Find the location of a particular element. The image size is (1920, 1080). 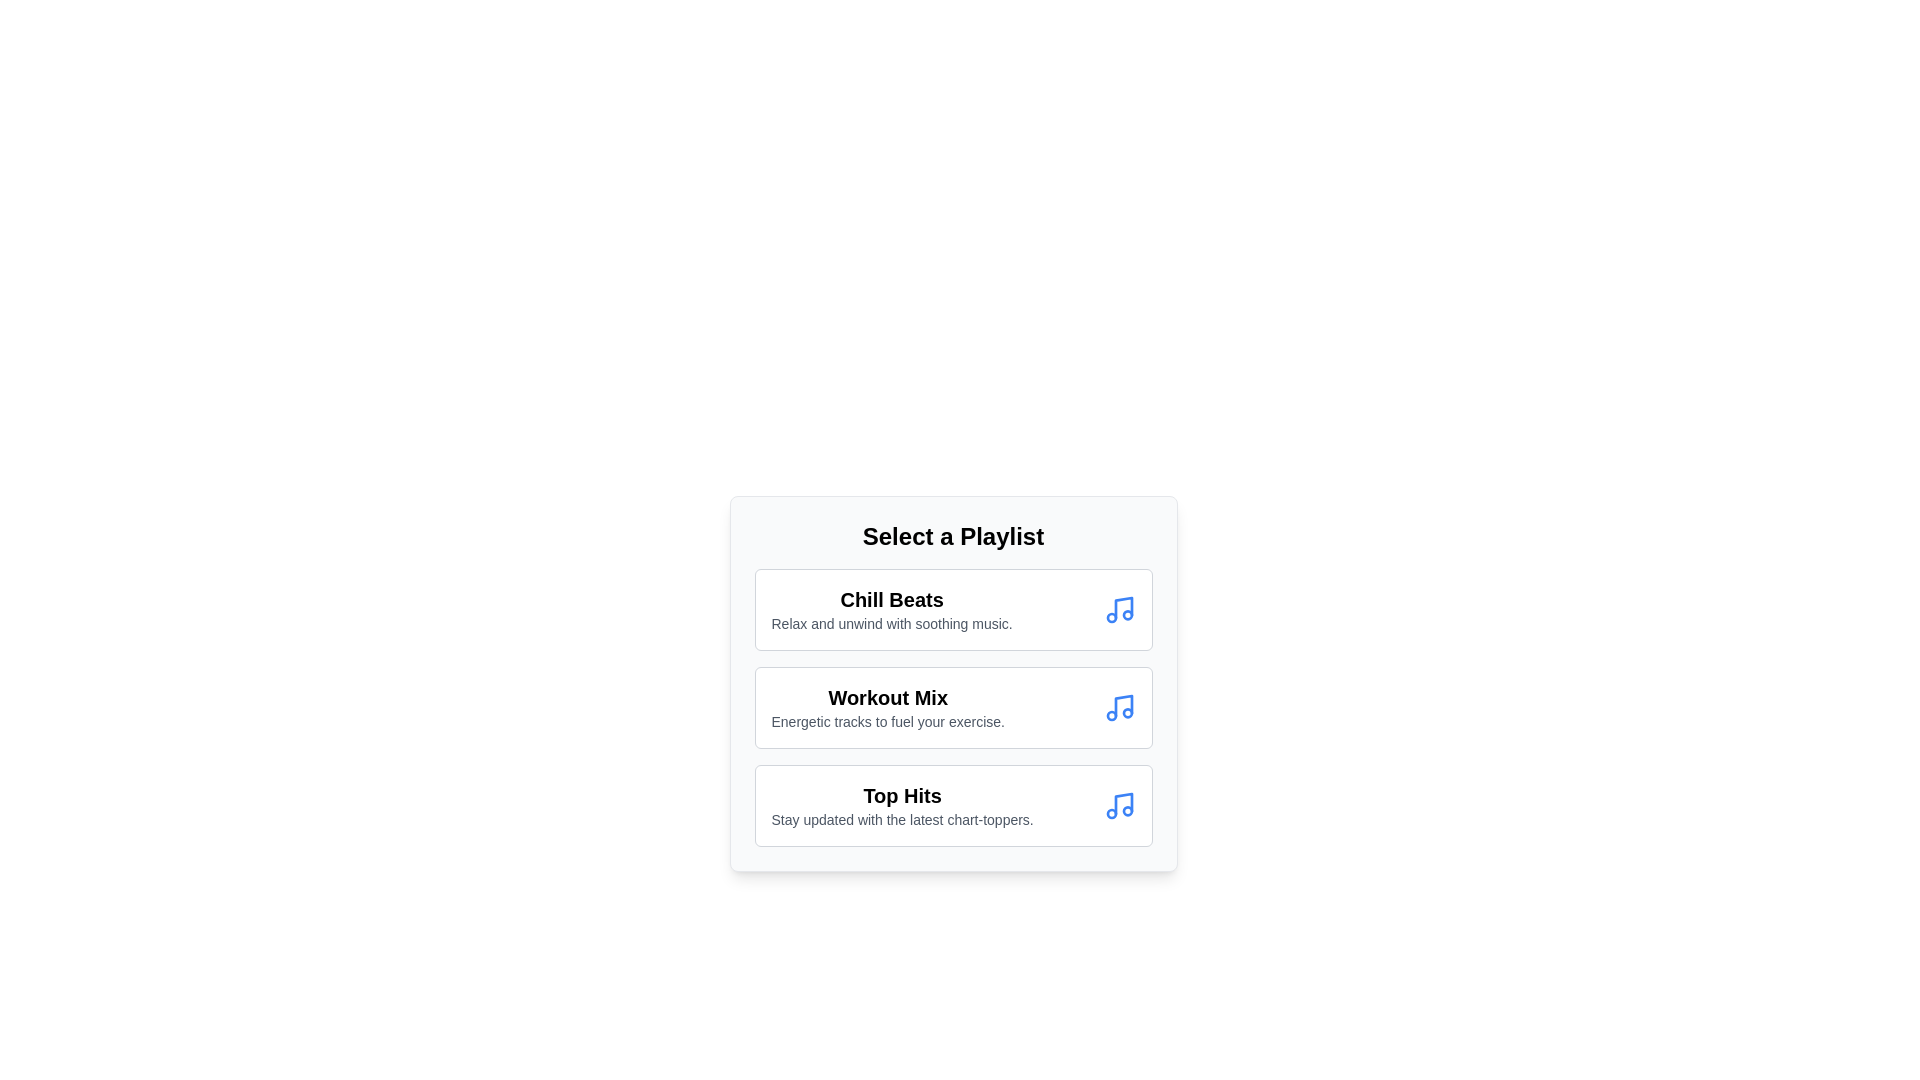

the title text of the 'Top Hits' playlist card, located in the third playlist card under the 'Select a Playlist' section, which is positioned above a description text and next to a musical note icon is located at coordinates (901, 794).